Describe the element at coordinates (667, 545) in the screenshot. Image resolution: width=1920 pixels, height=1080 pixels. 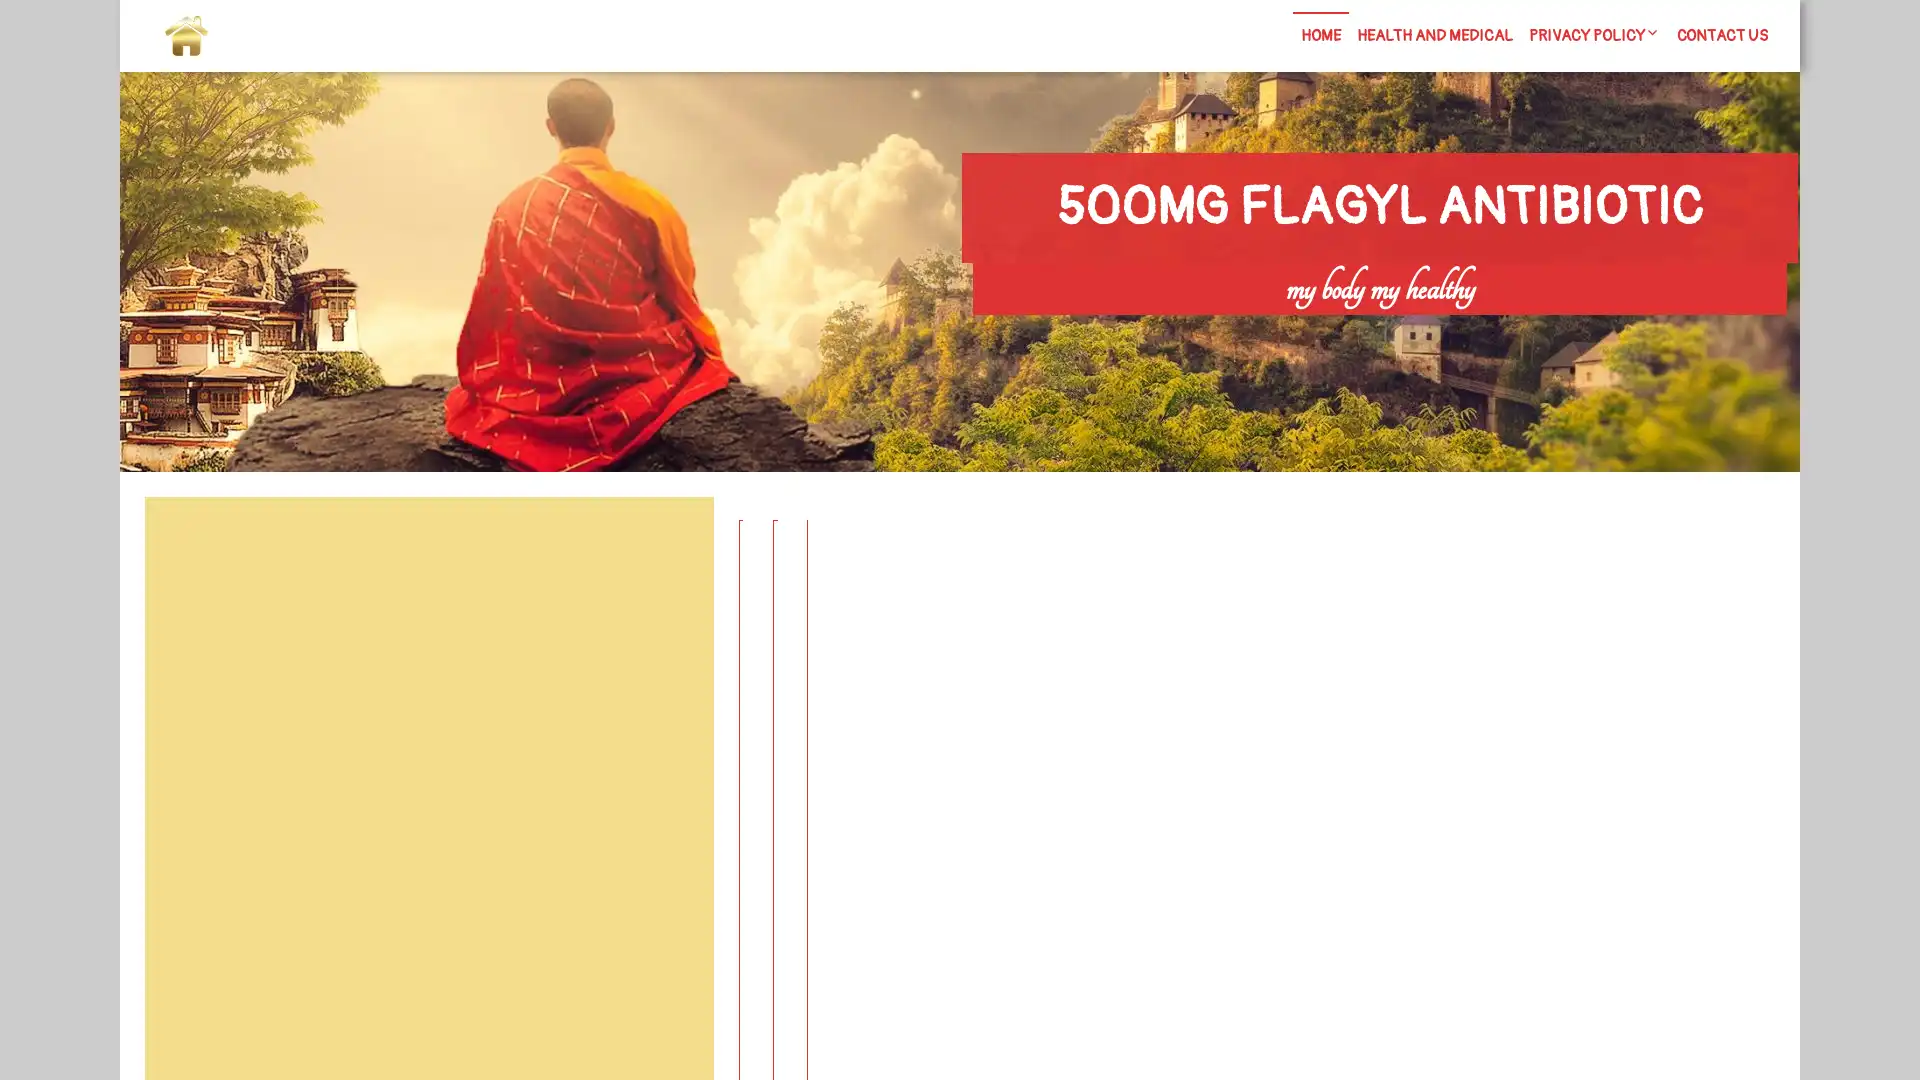
I see `Search` at that location.